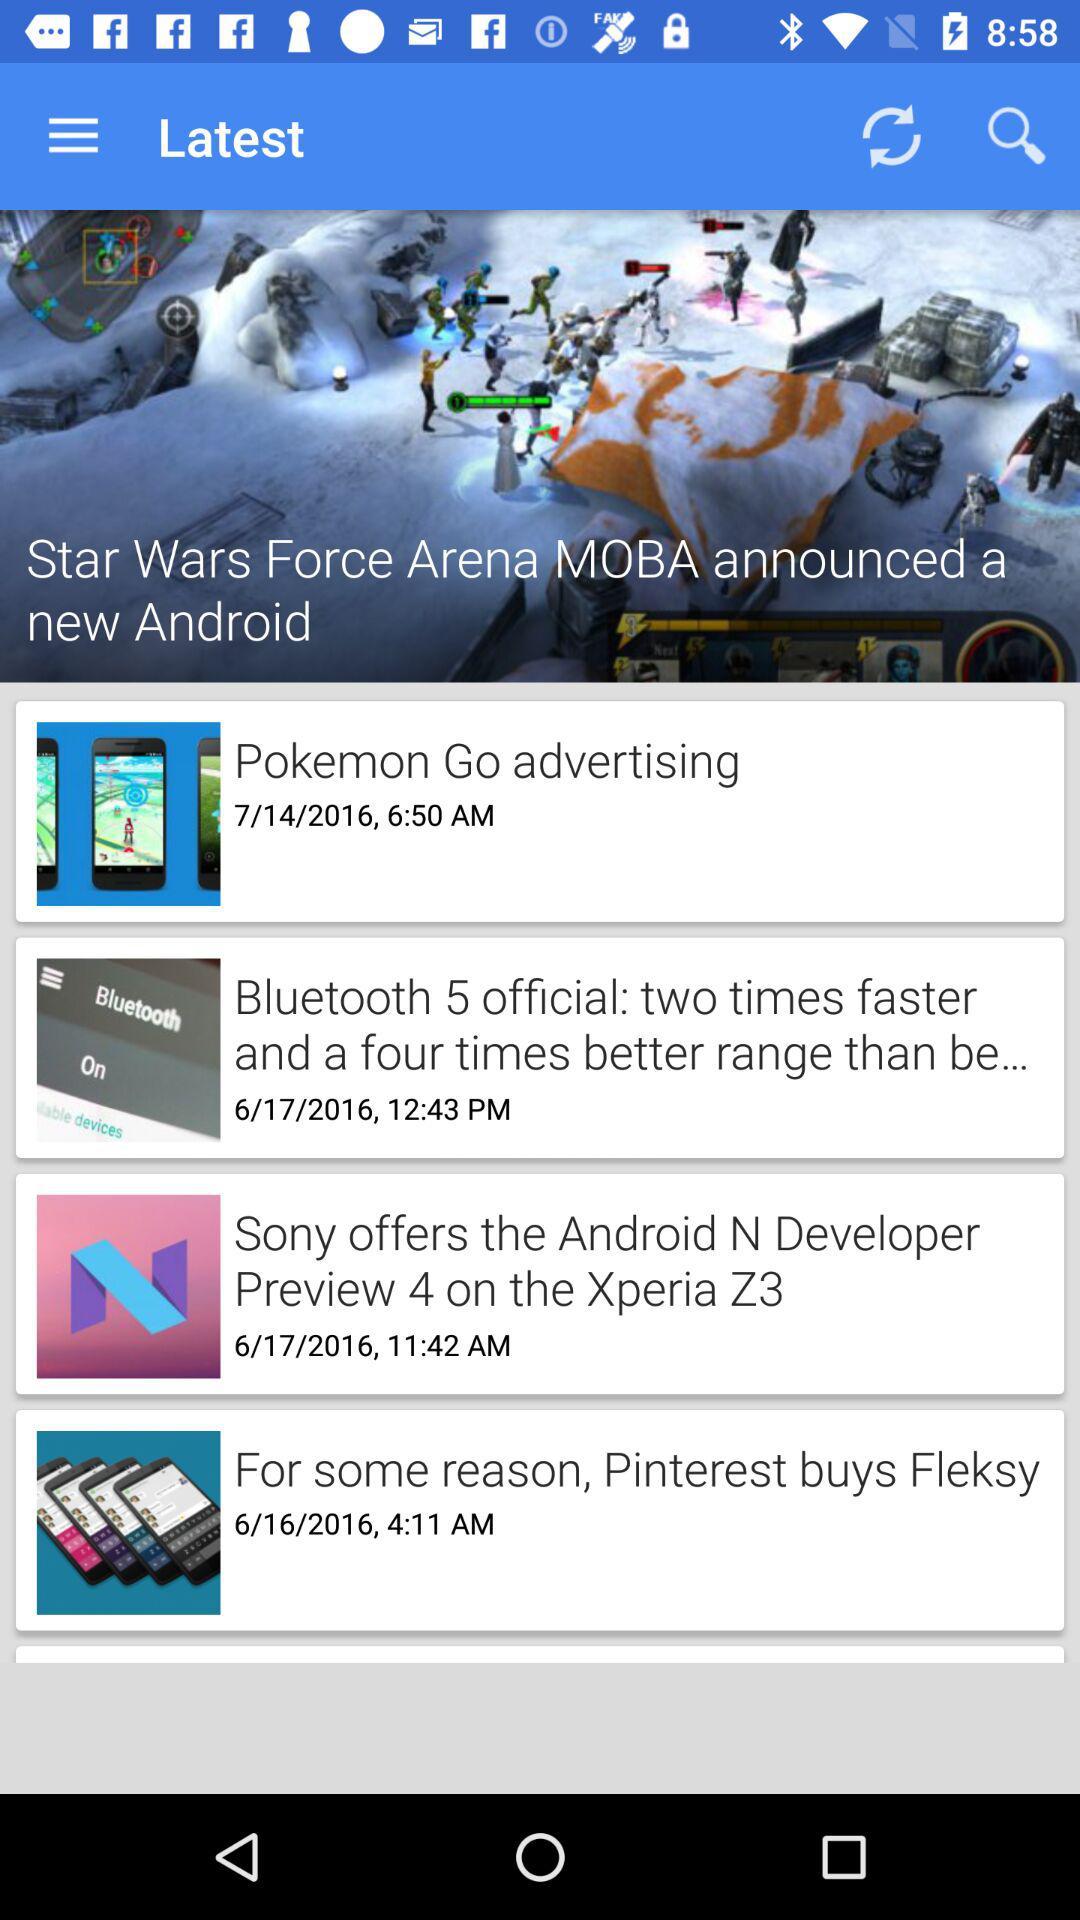  What do you see at coordinates (540, 561) in the screenshot?
I see `star wars force` at bounding box center [540, 561].